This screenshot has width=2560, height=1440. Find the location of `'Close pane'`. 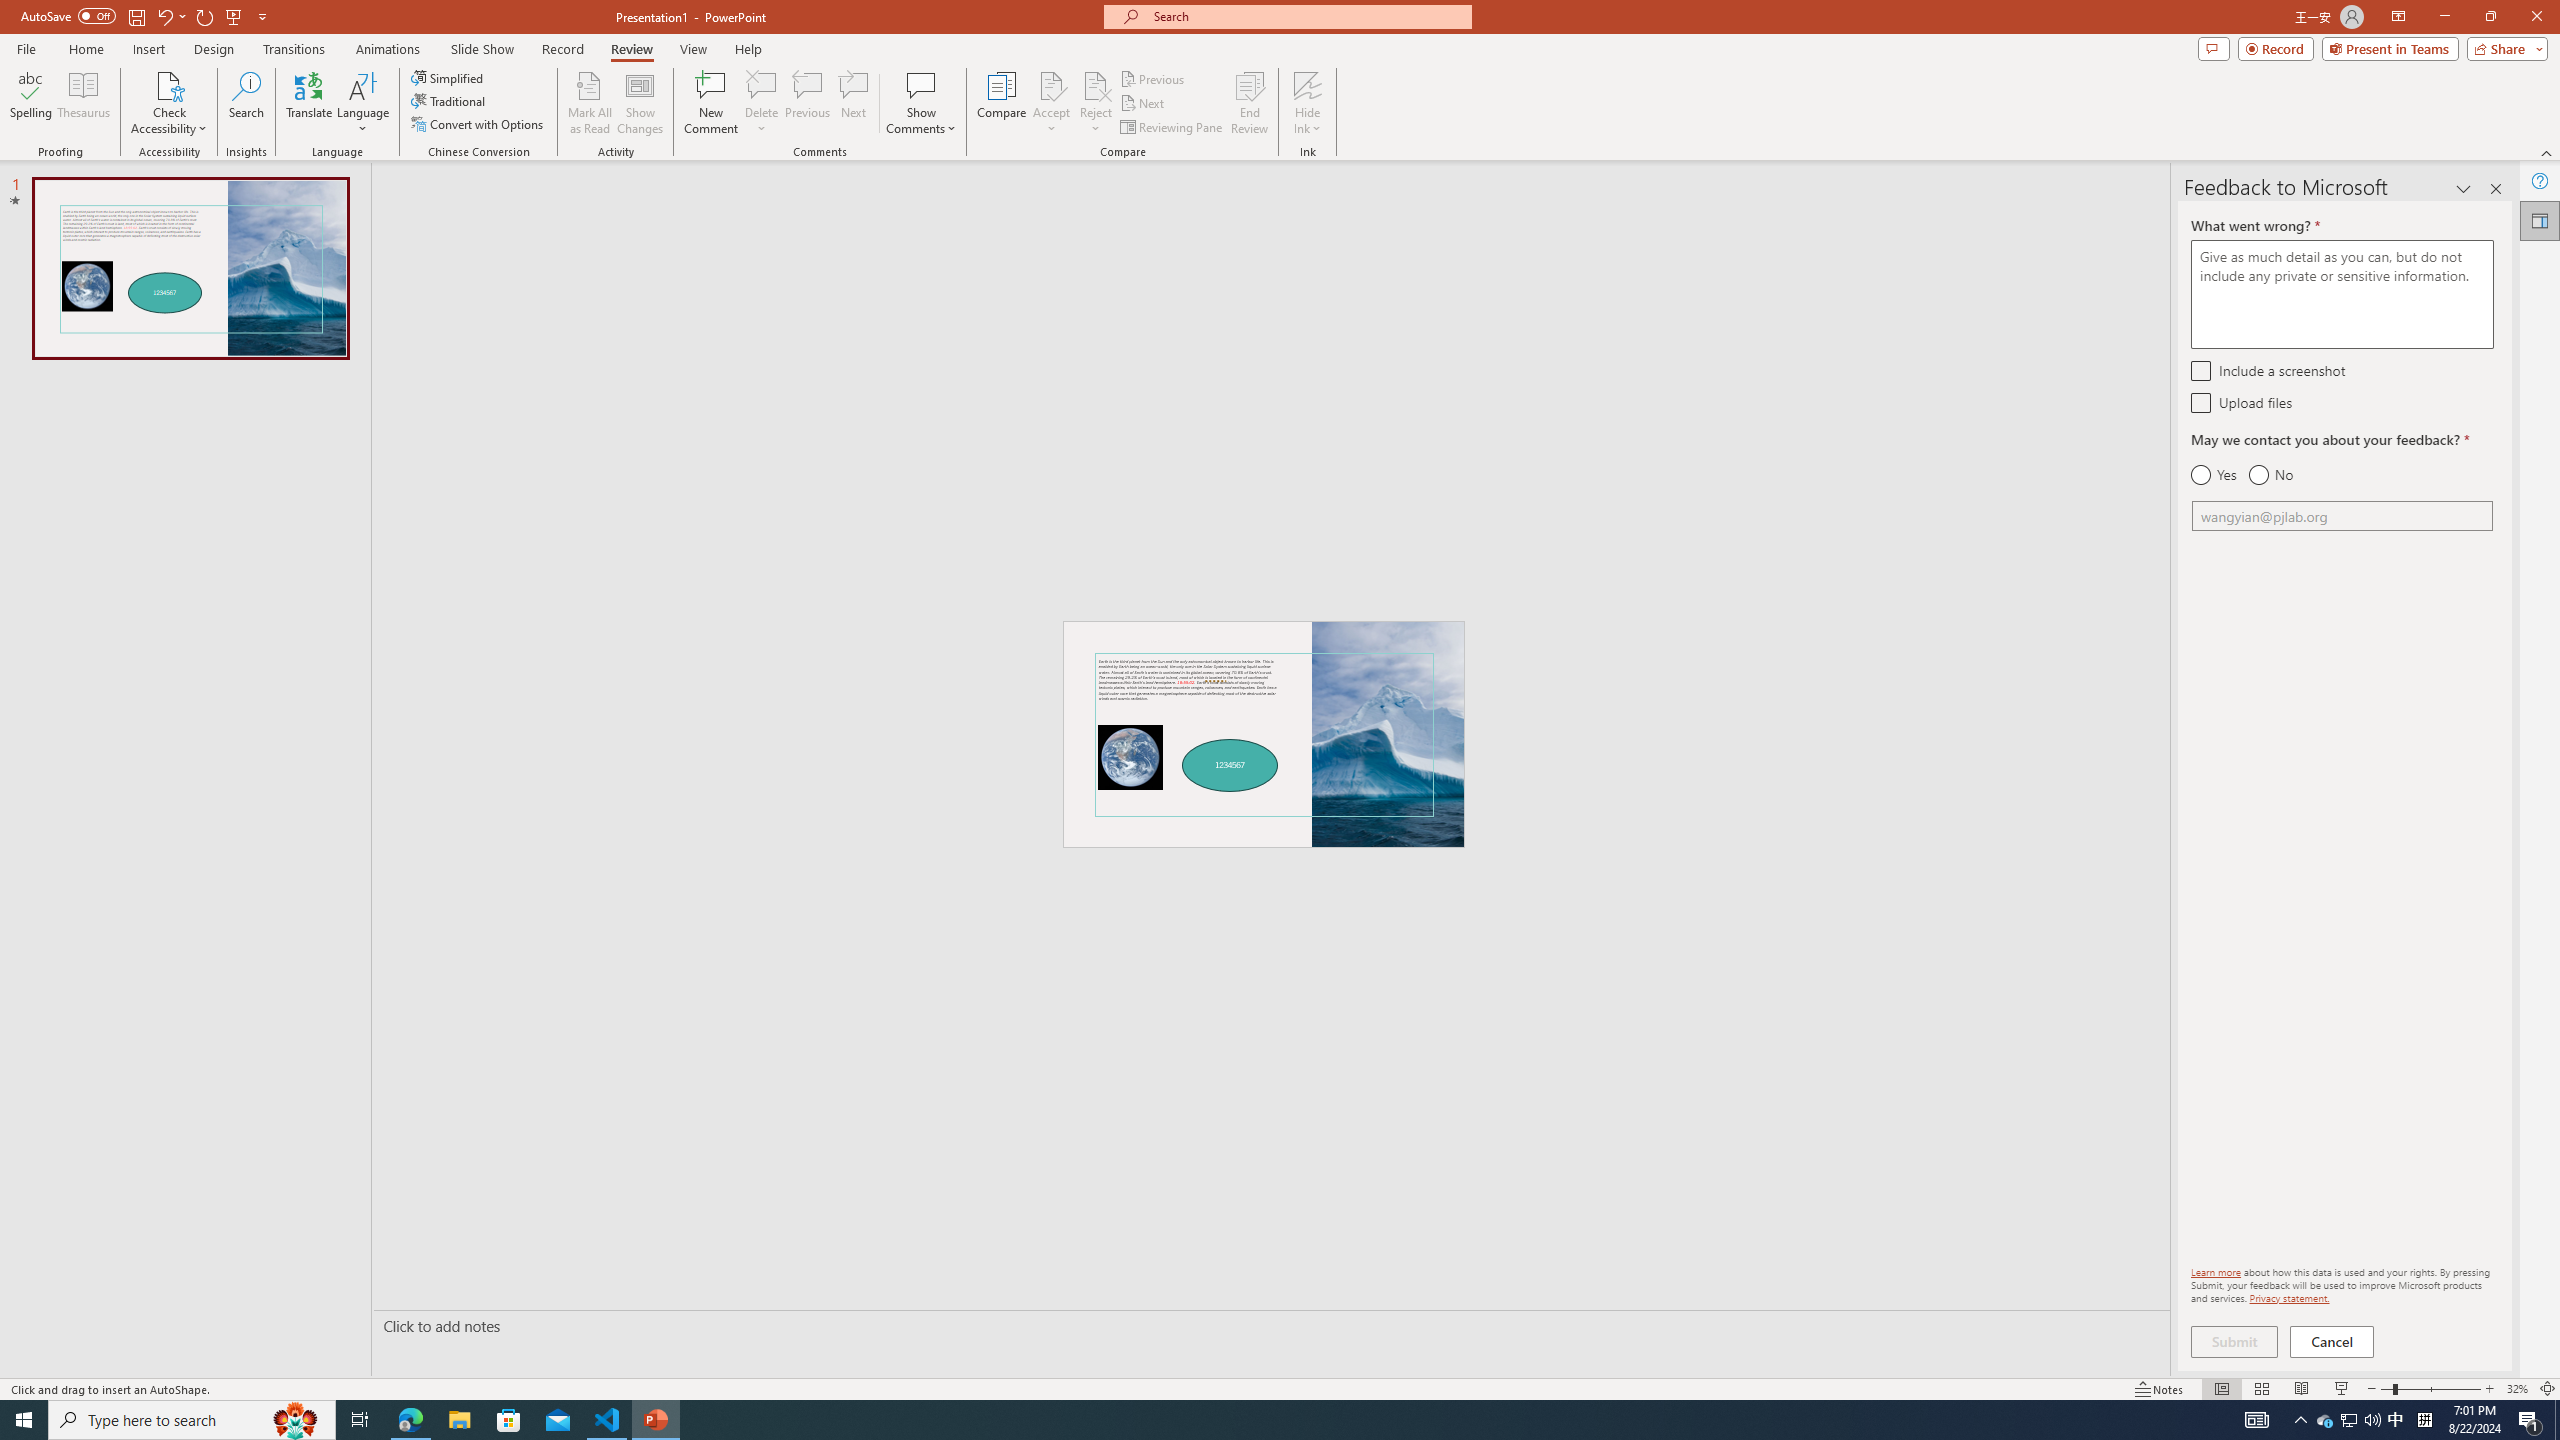

'Close pane' is located at coordinates (2495, 188).